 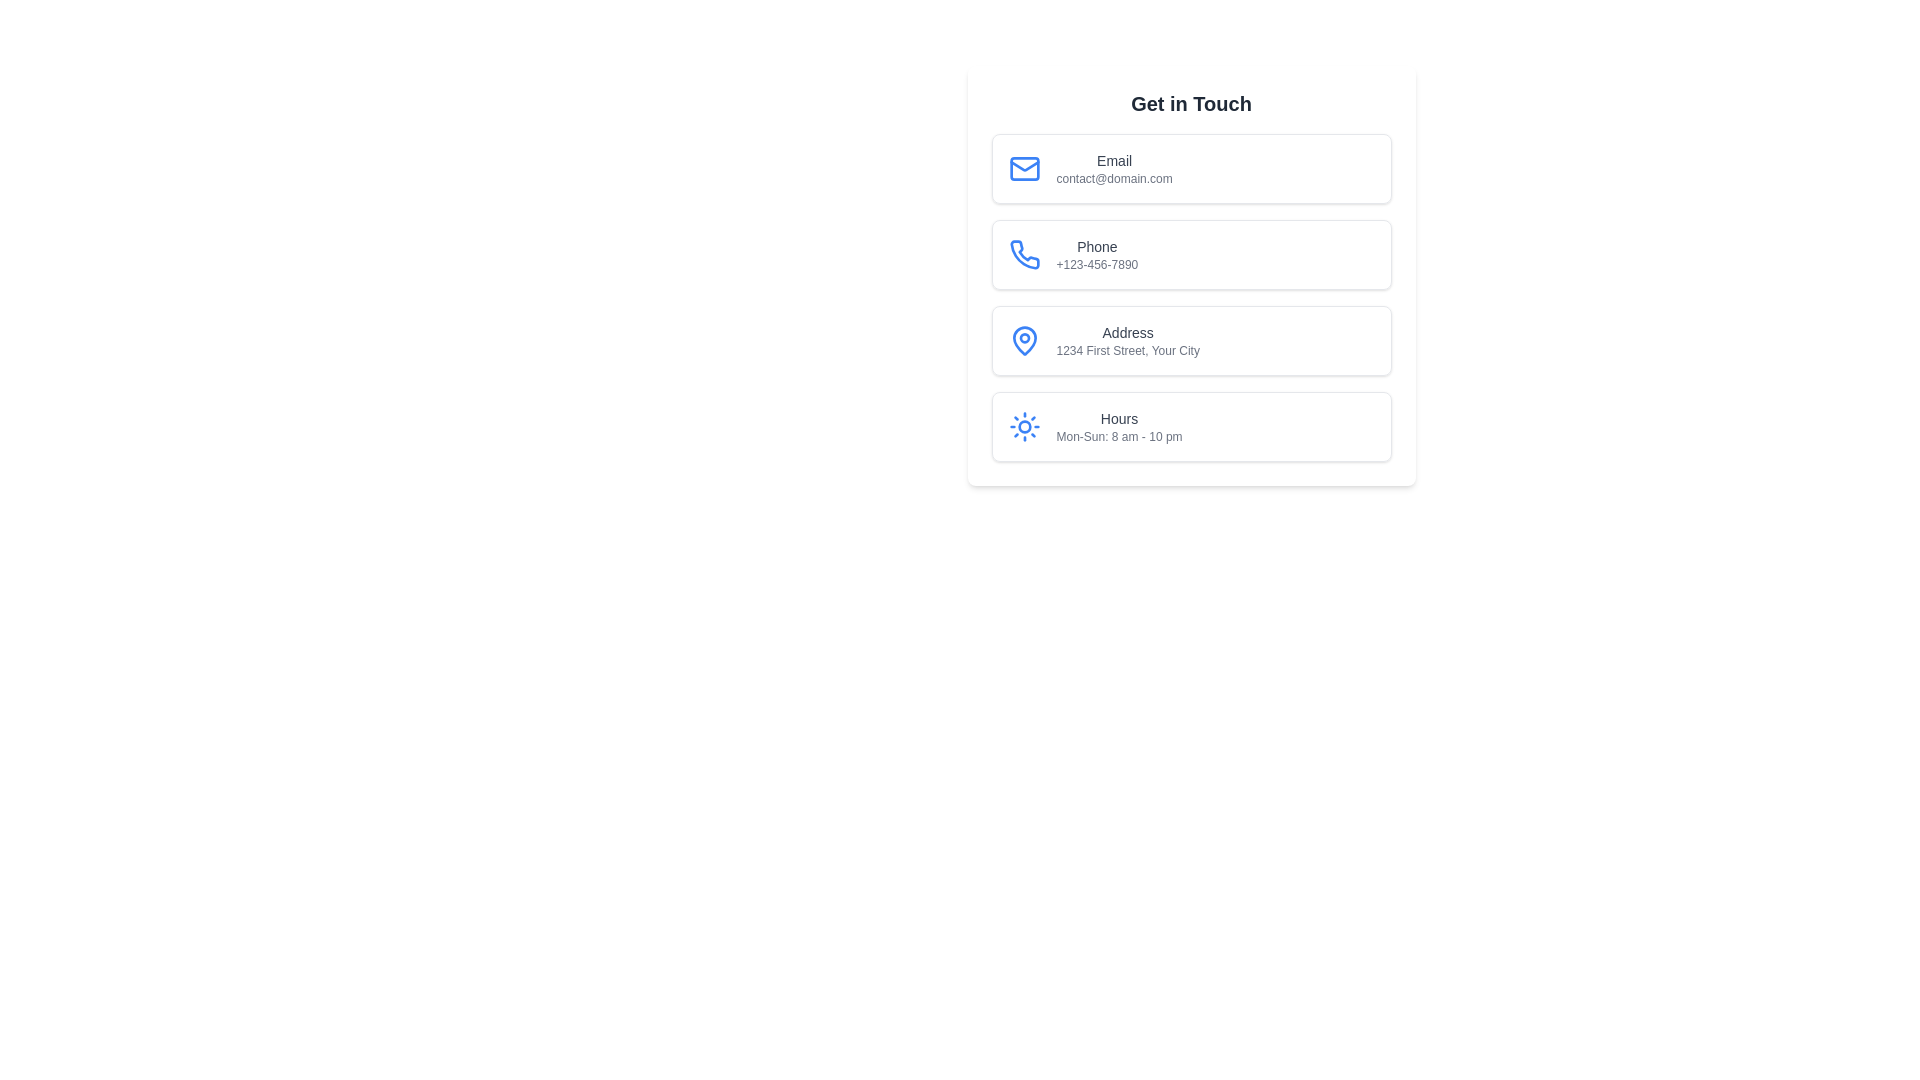 What do you see at coordinates (1024, 168) in the screenshot?
I see `the email icon located at the top-left corner of the first section under the 'Get in Touch' heading, preceding the email text 'contact@domain.com' for interaction` at bounding box center [1024, 168].